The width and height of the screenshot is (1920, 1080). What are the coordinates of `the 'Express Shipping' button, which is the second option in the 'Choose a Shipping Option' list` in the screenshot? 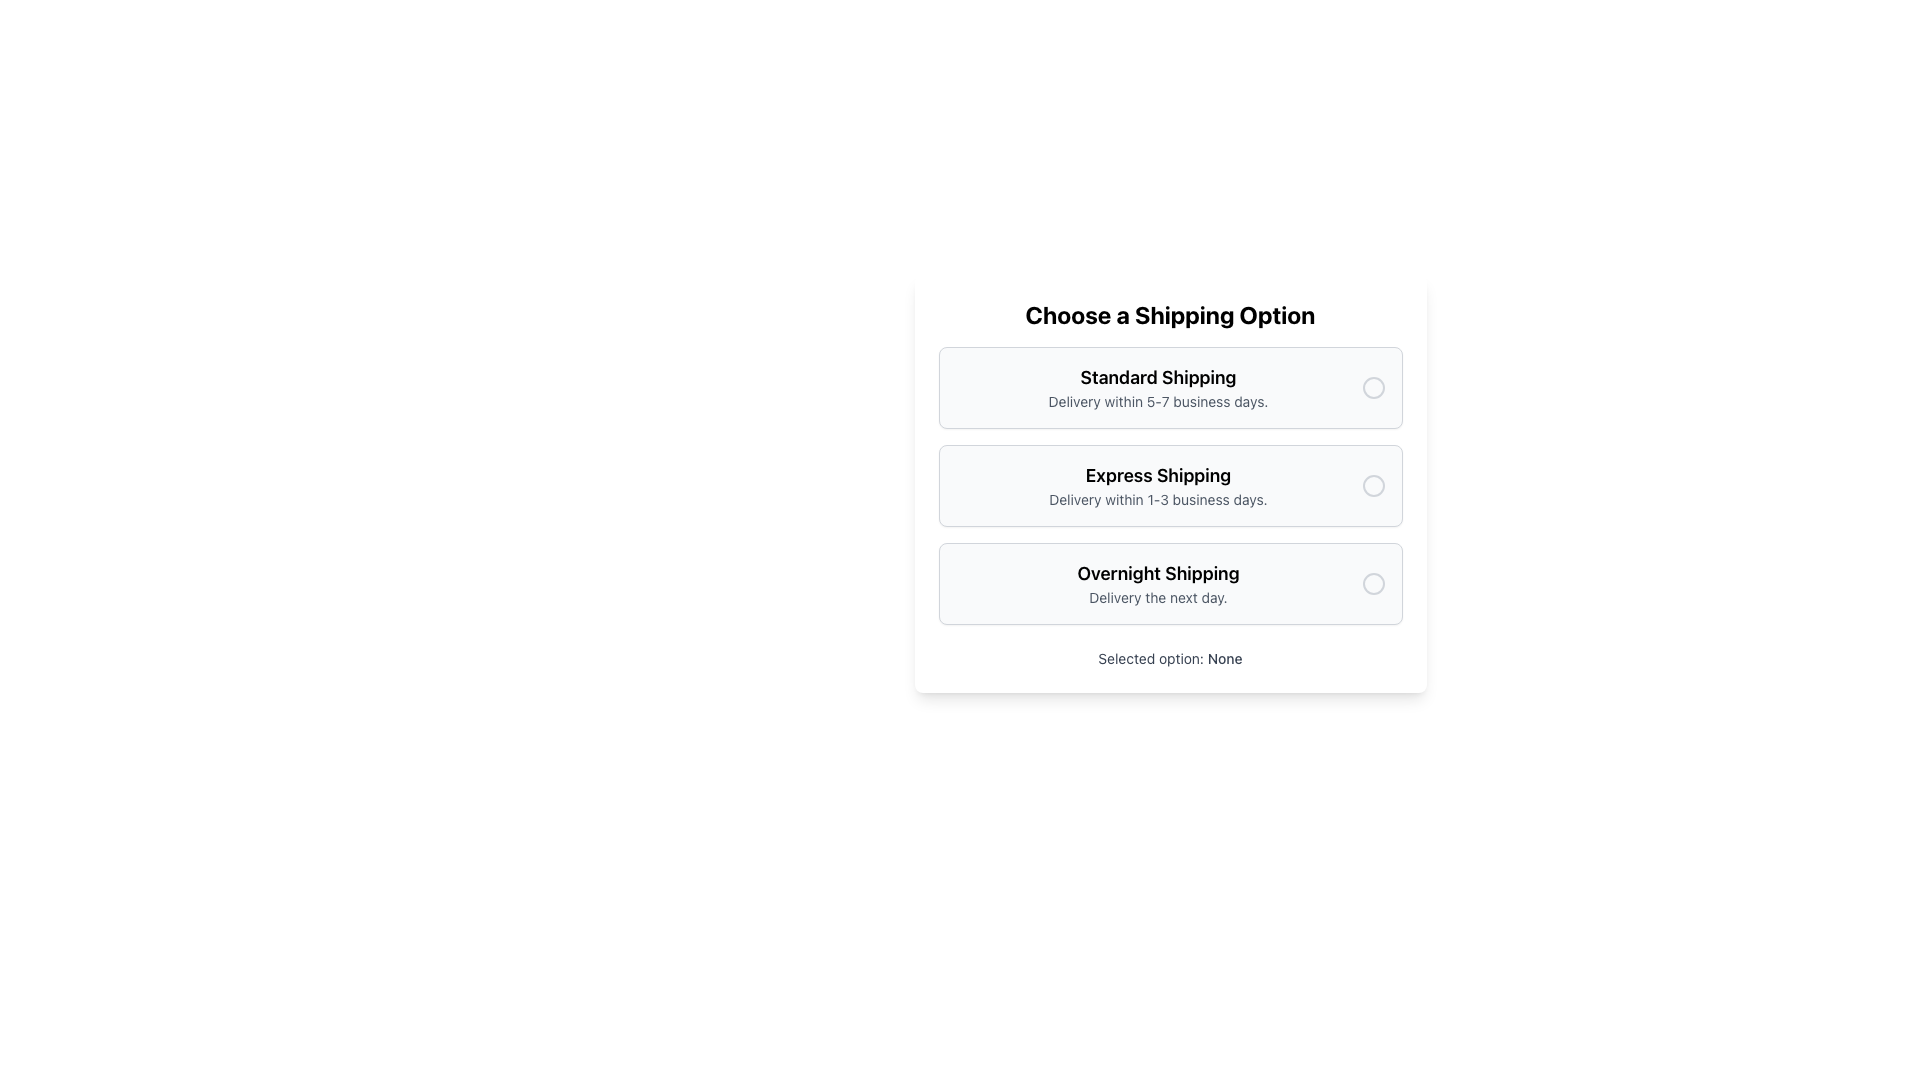 It's located at (1170, 486).